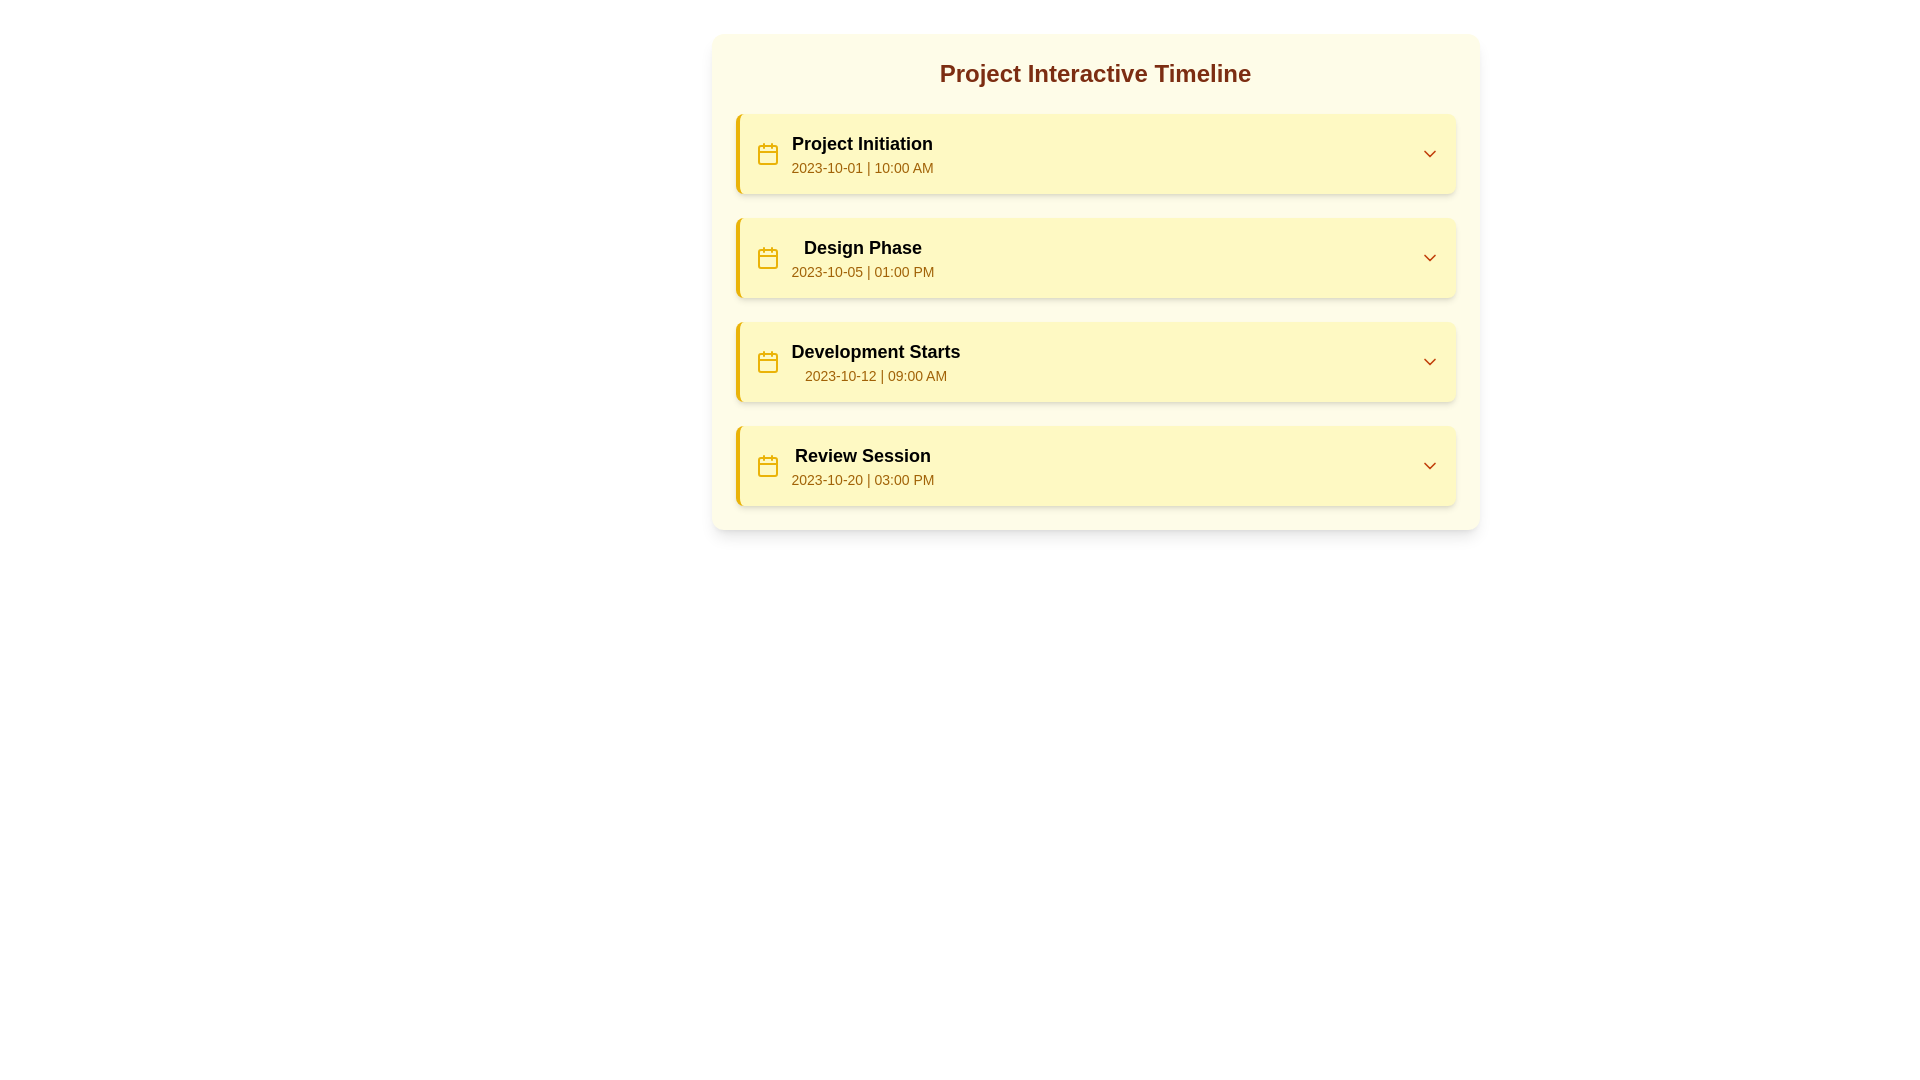 The height and width of the screenshot is (1080, 1920). I want to click on the text label that informs the user about the scheduled time for the 'Development Starts' event, located below the 'Development Starts' text in the third section of the Project Interactive Timeline, so click(876, 375).